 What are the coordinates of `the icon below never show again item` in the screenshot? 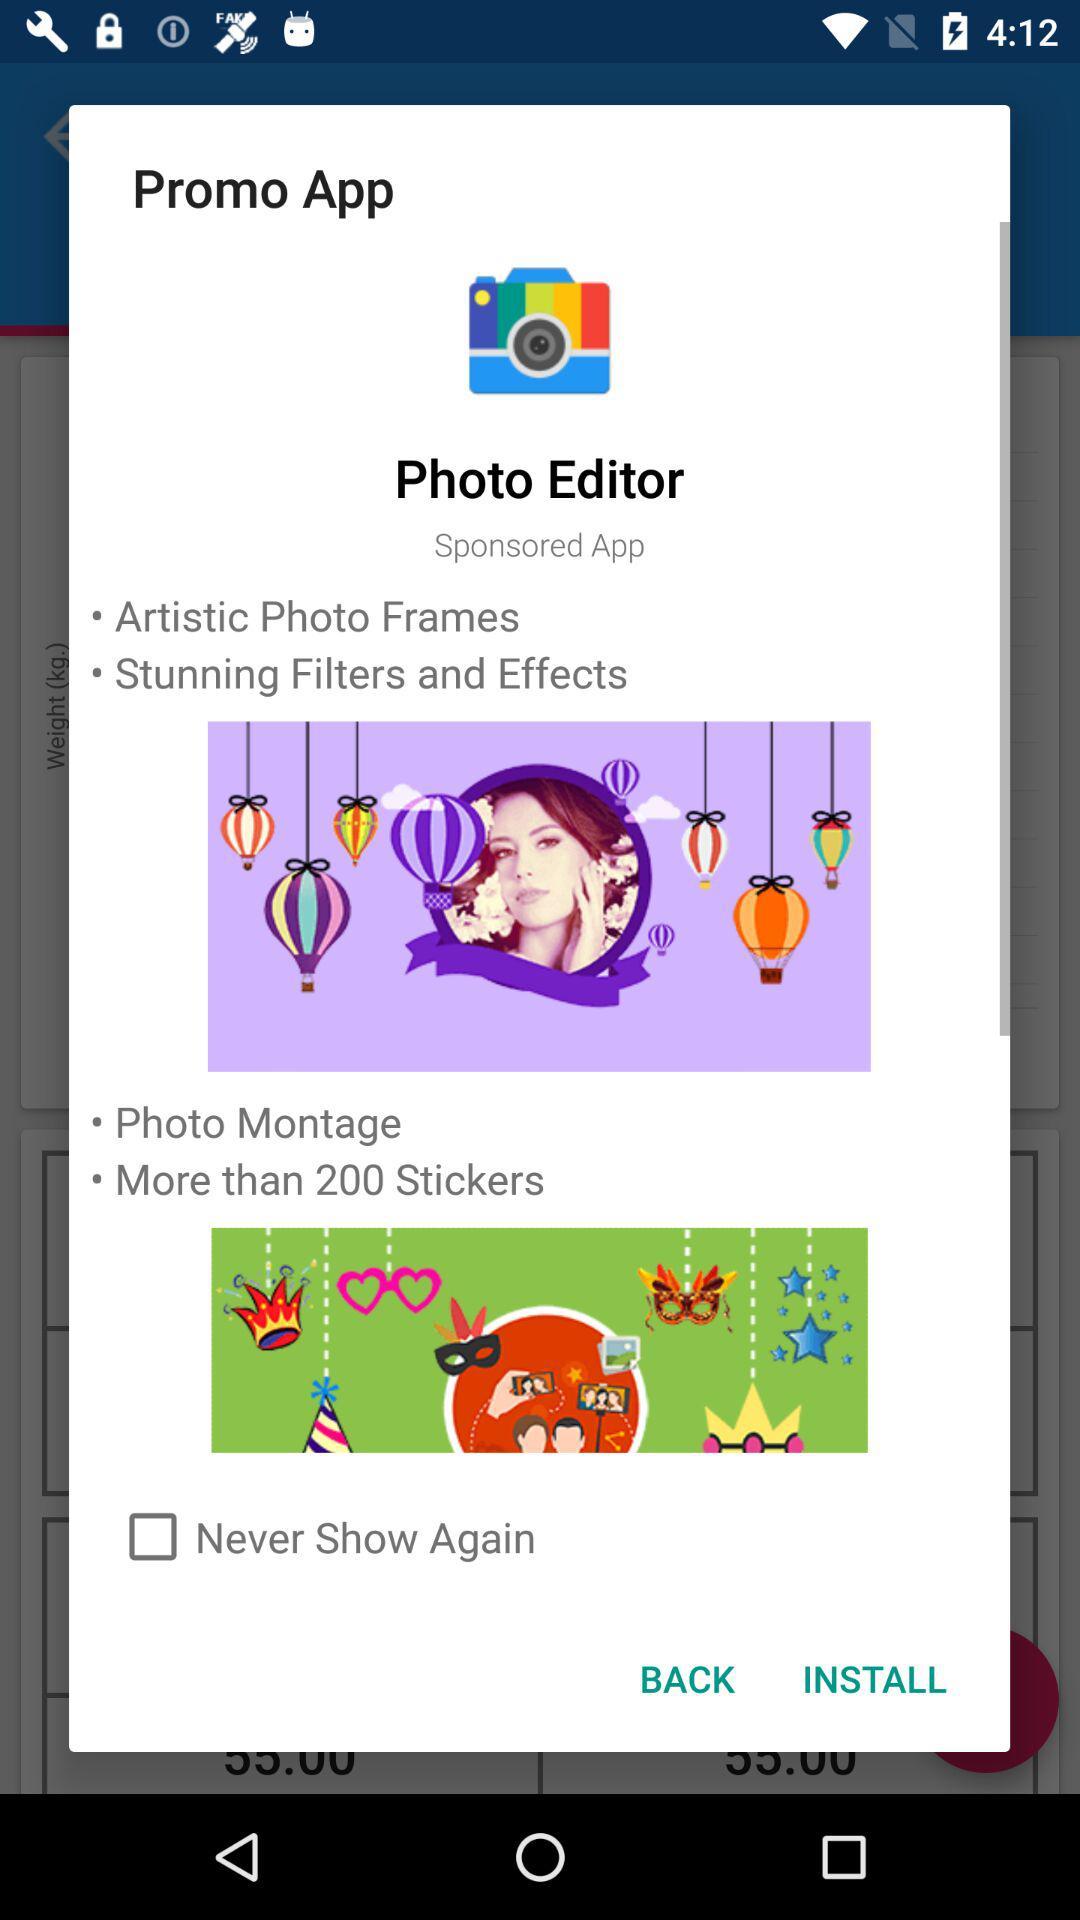 It's located at (685, 1678).